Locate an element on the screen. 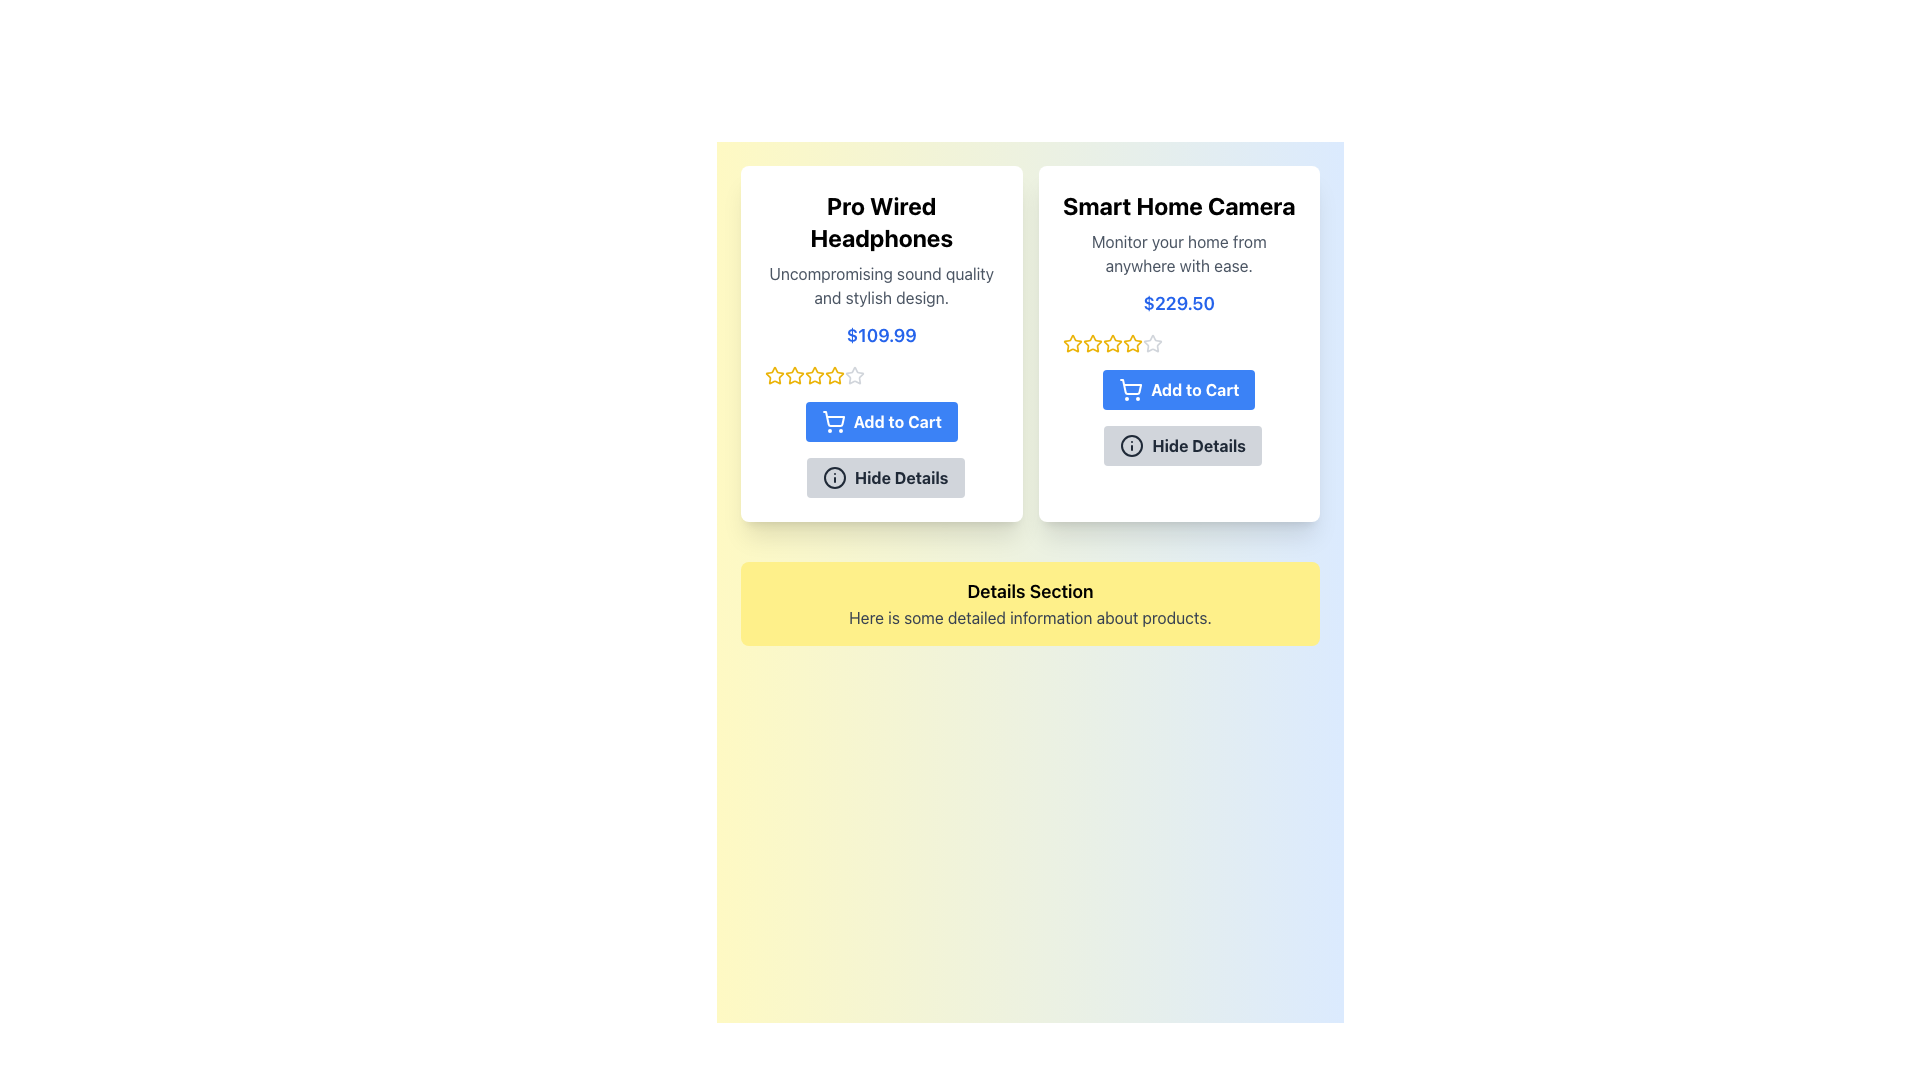 This screenshot has height=1080, width=1920. the gray button with rounded corners containing an encircled 'i' icon and the text 'Hide Details' to hide details is located at coordinates (884, 478).